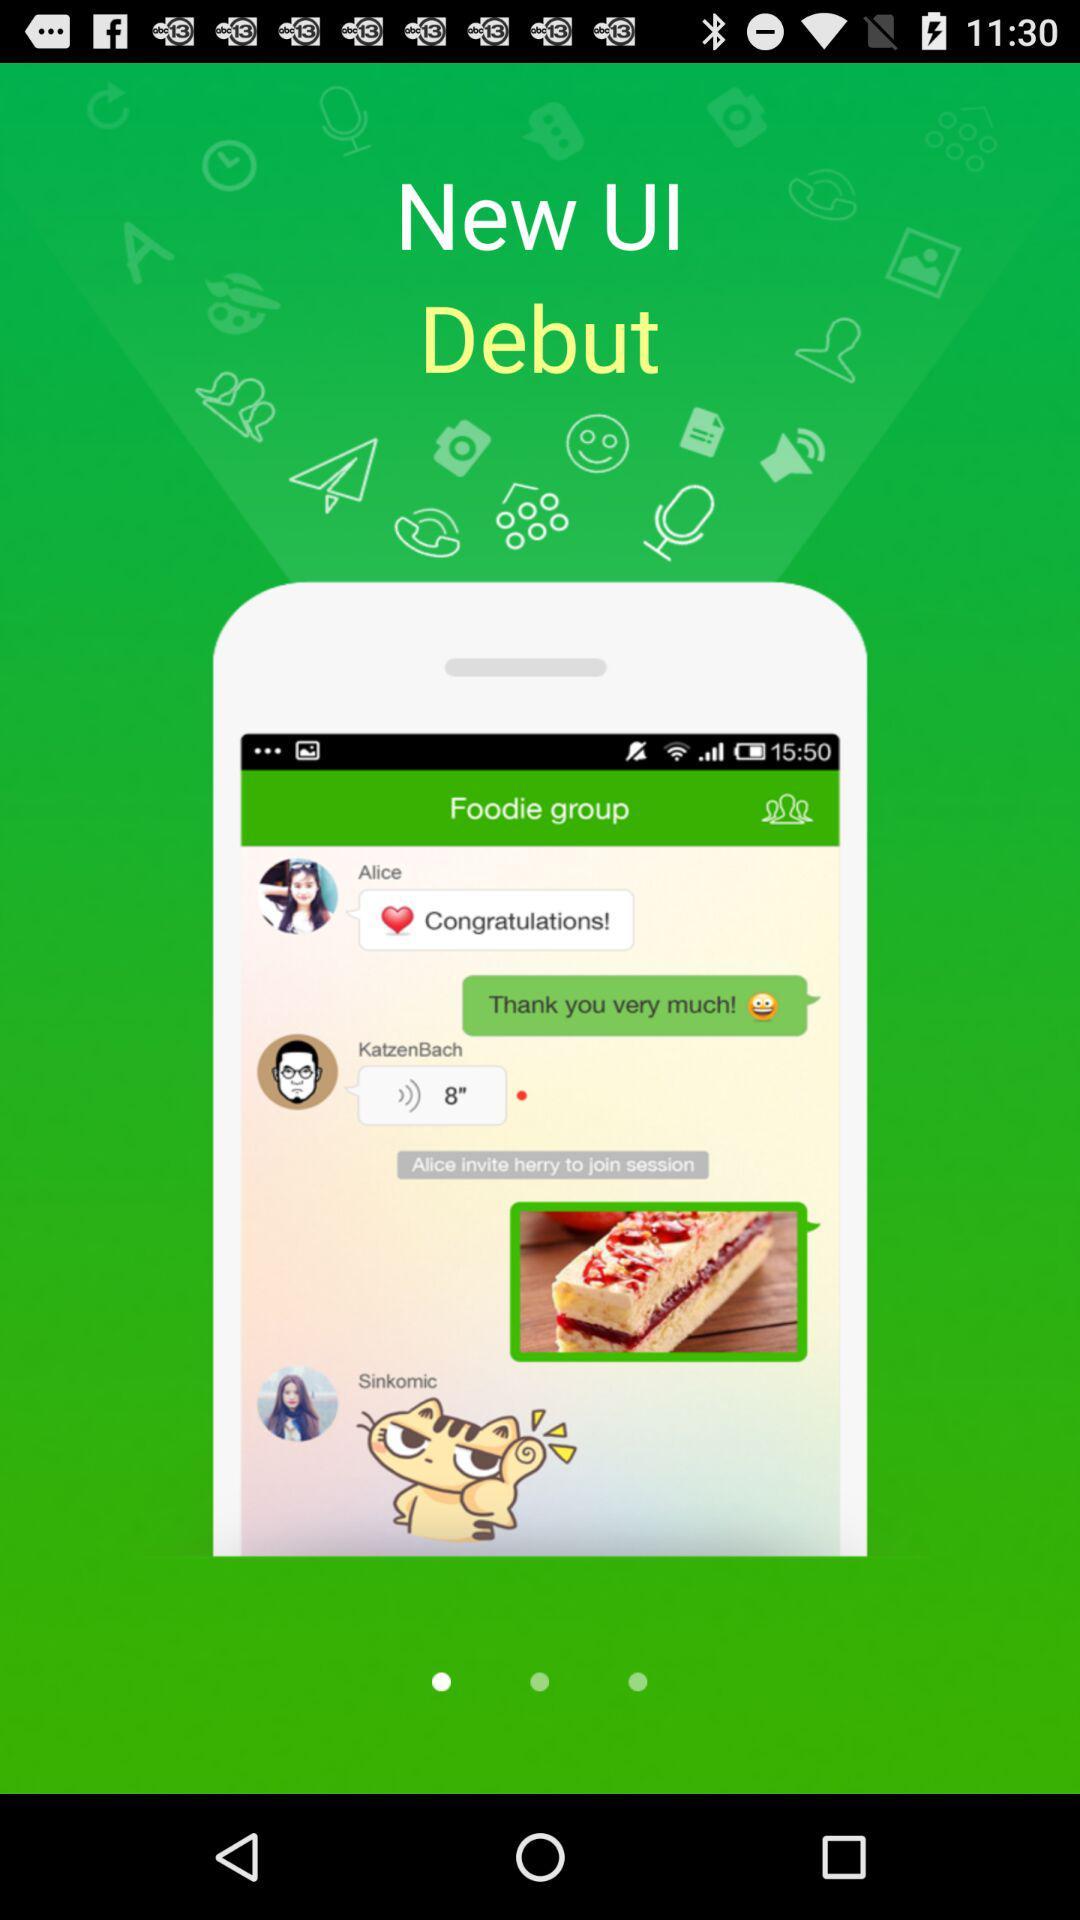 The width and height of the screenshot is (1080, 1920). I want to click on next tab, so click(637, 1680).